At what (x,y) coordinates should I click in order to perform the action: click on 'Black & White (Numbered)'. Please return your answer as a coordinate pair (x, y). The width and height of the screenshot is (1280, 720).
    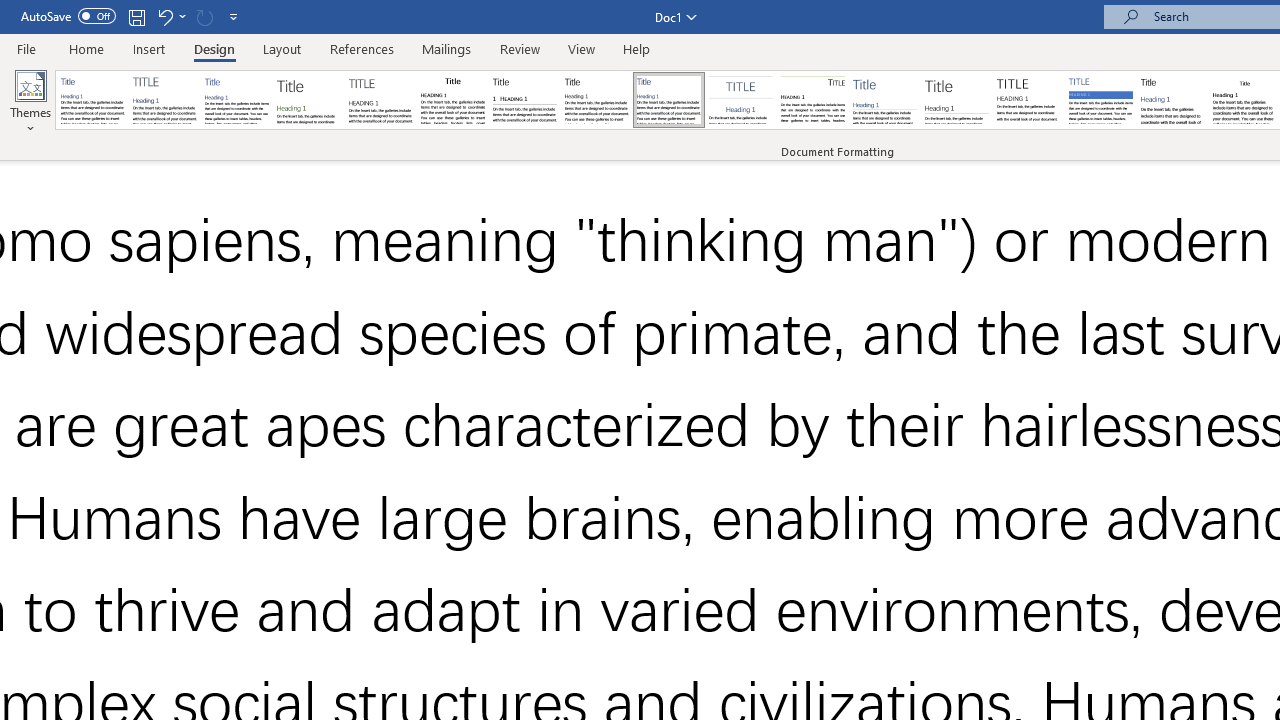
    Looking at the image, I should click on (524, 100).